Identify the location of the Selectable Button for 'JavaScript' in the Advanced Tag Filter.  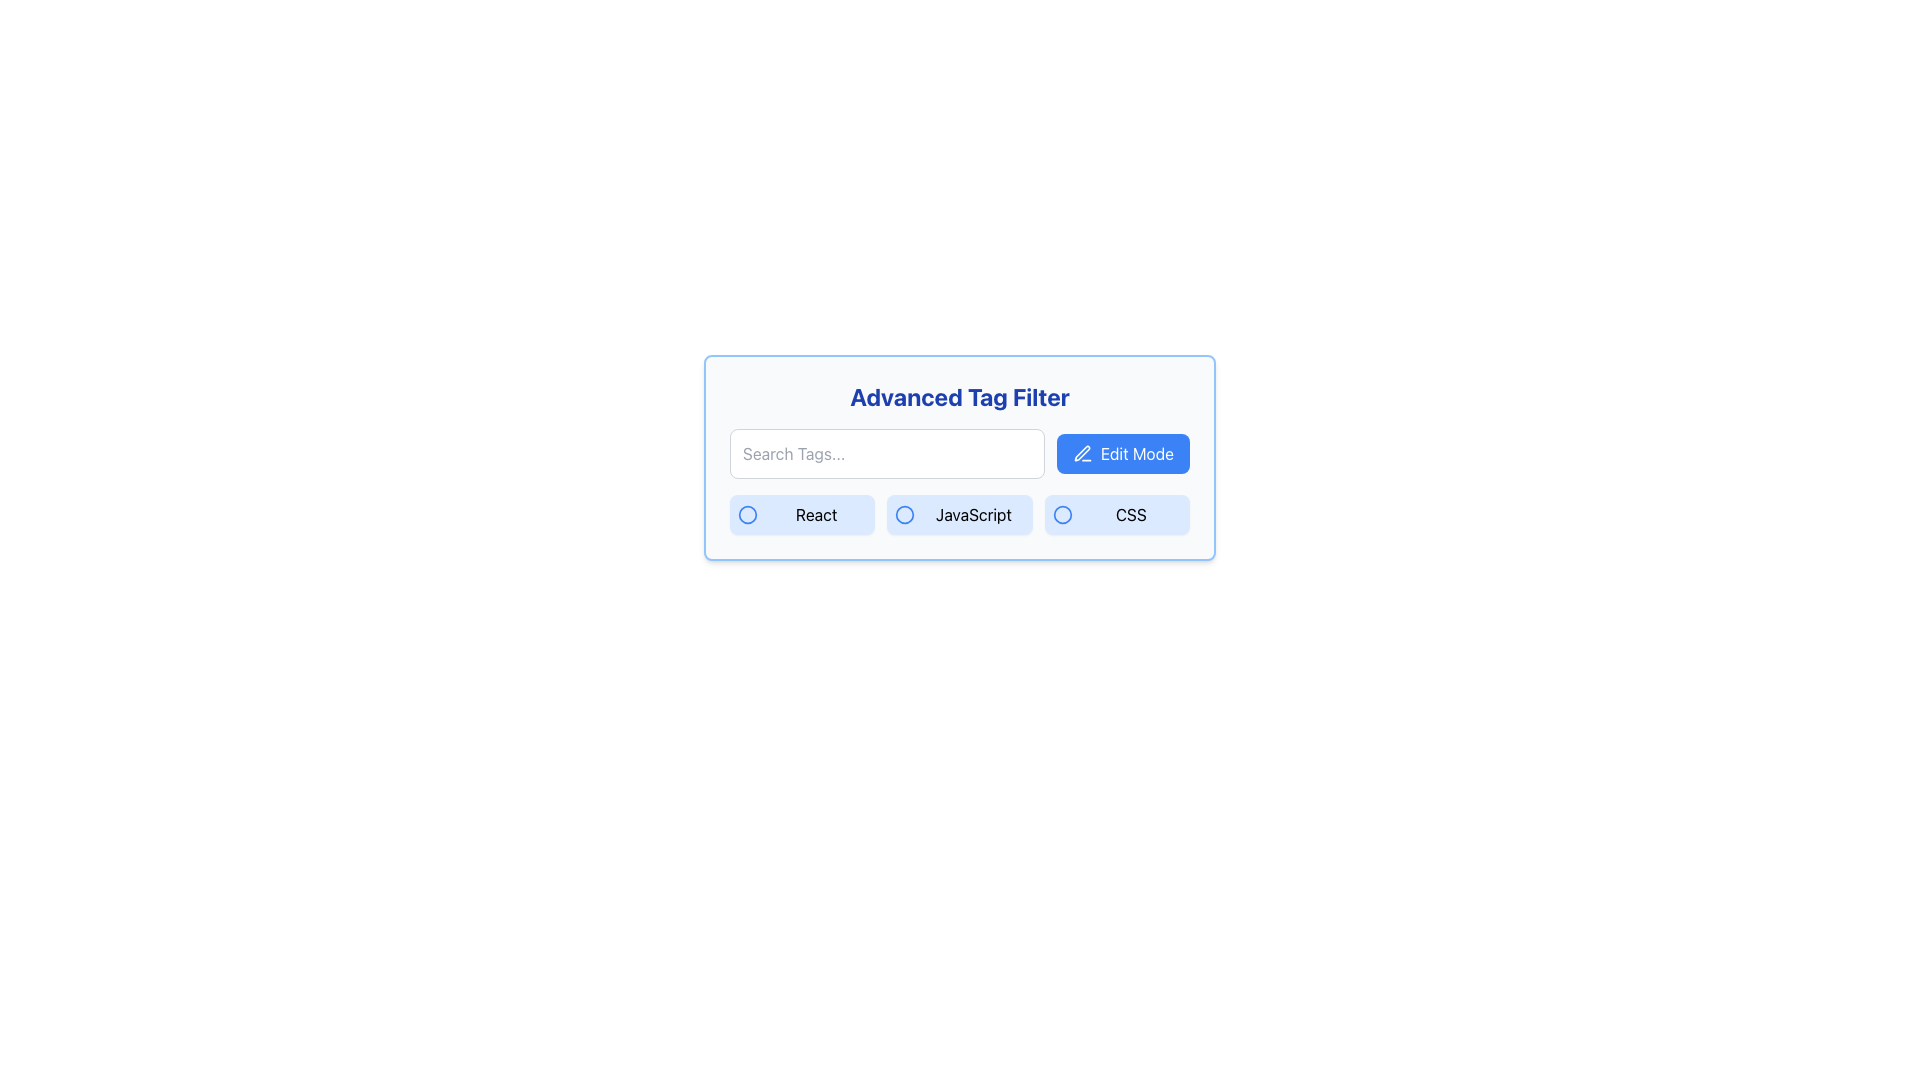
(974, 514).